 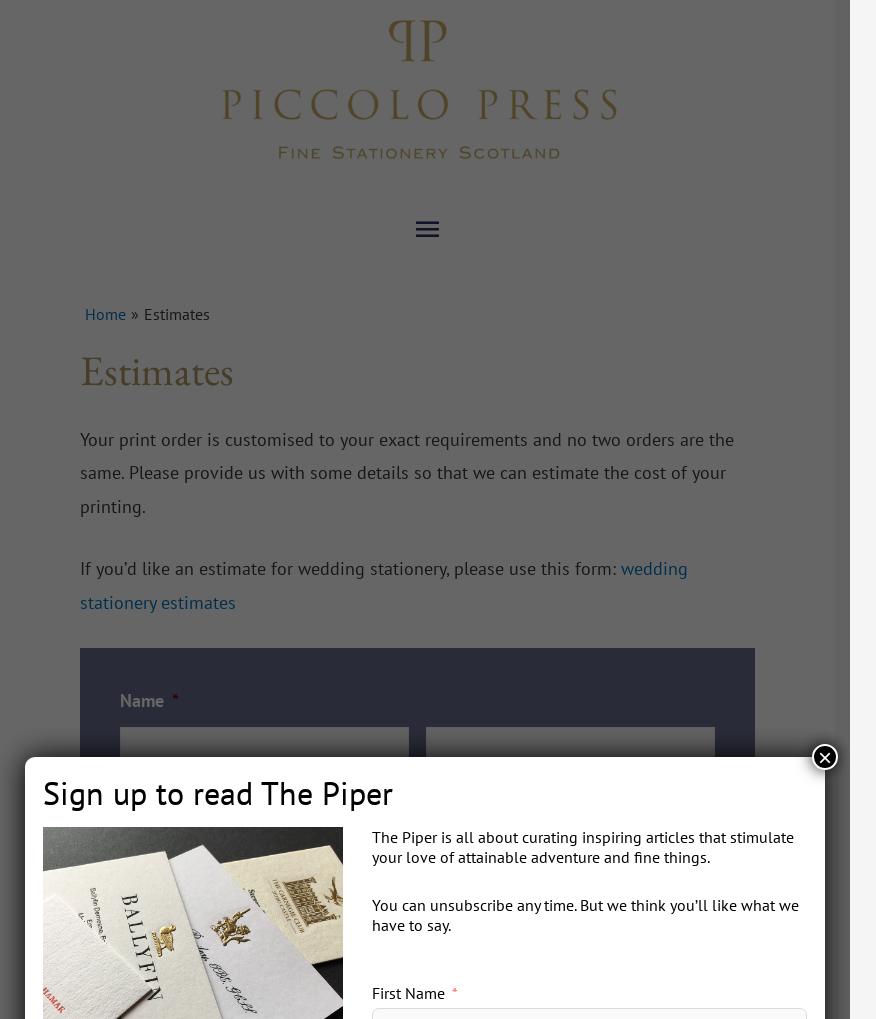 I want to click on 'If you’d like an estimate for wedding stationery, please use this form:', so click(x=79, y=567).